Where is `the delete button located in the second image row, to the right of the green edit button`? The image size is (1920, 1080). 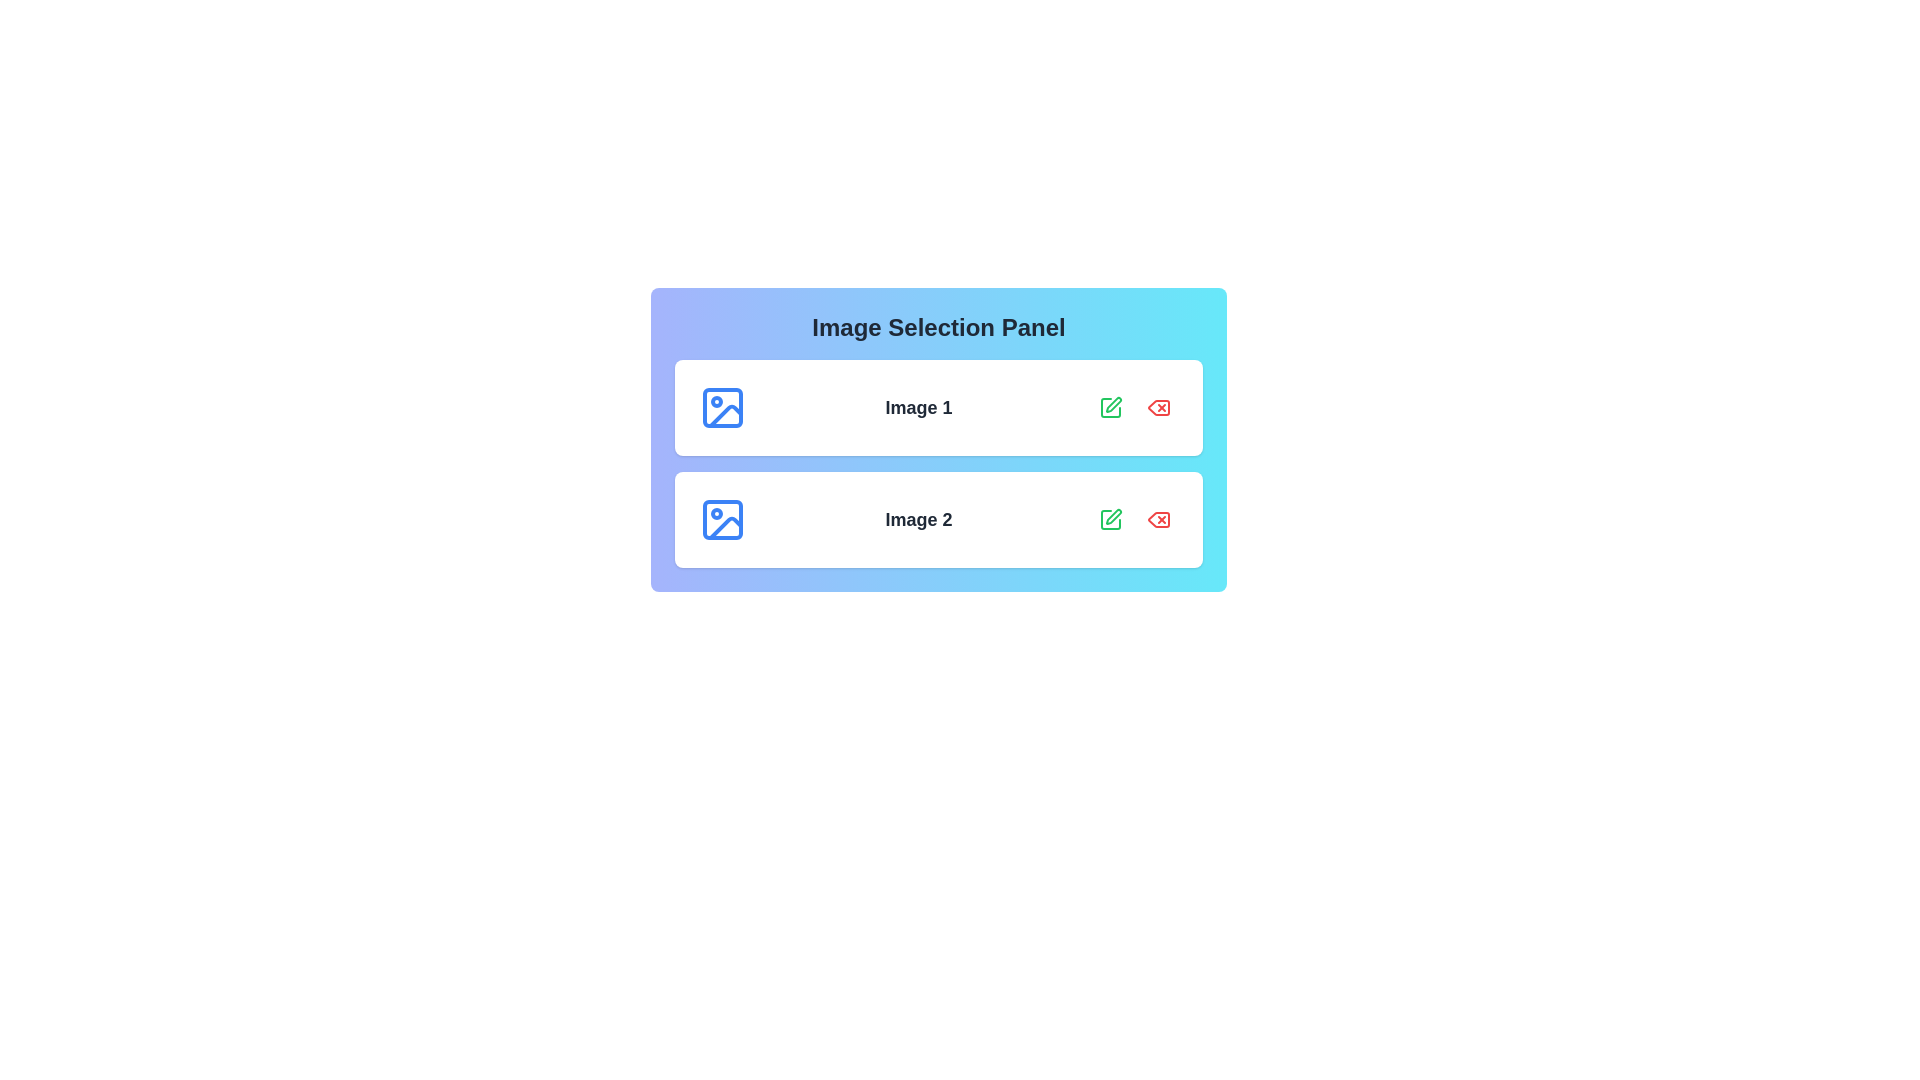
the delete button located in the second image row, to the right of the green edit button is located at coordinates (1158, 519).